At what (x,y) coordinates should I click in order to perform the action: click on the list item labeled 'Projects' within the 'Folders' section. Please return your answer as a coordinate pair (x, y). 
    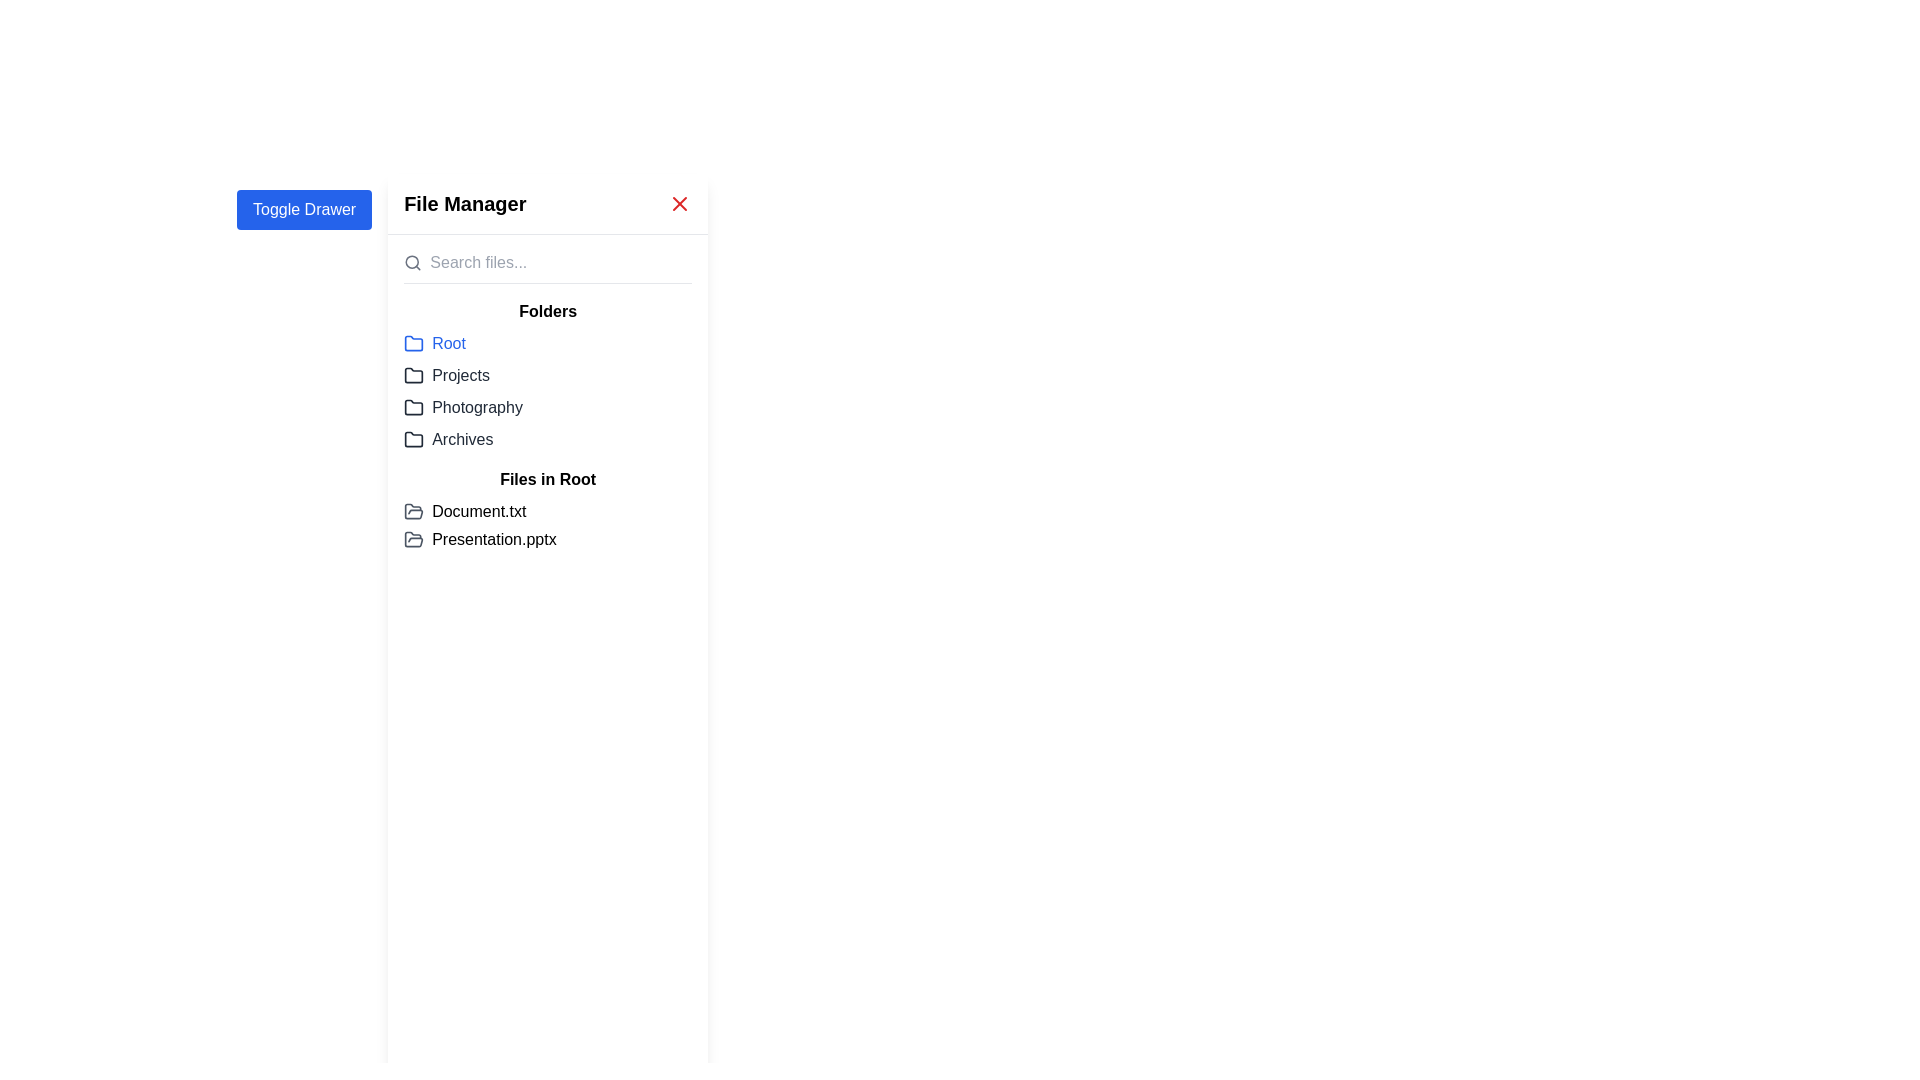
    Looking at the image, I should click on (548, 375).